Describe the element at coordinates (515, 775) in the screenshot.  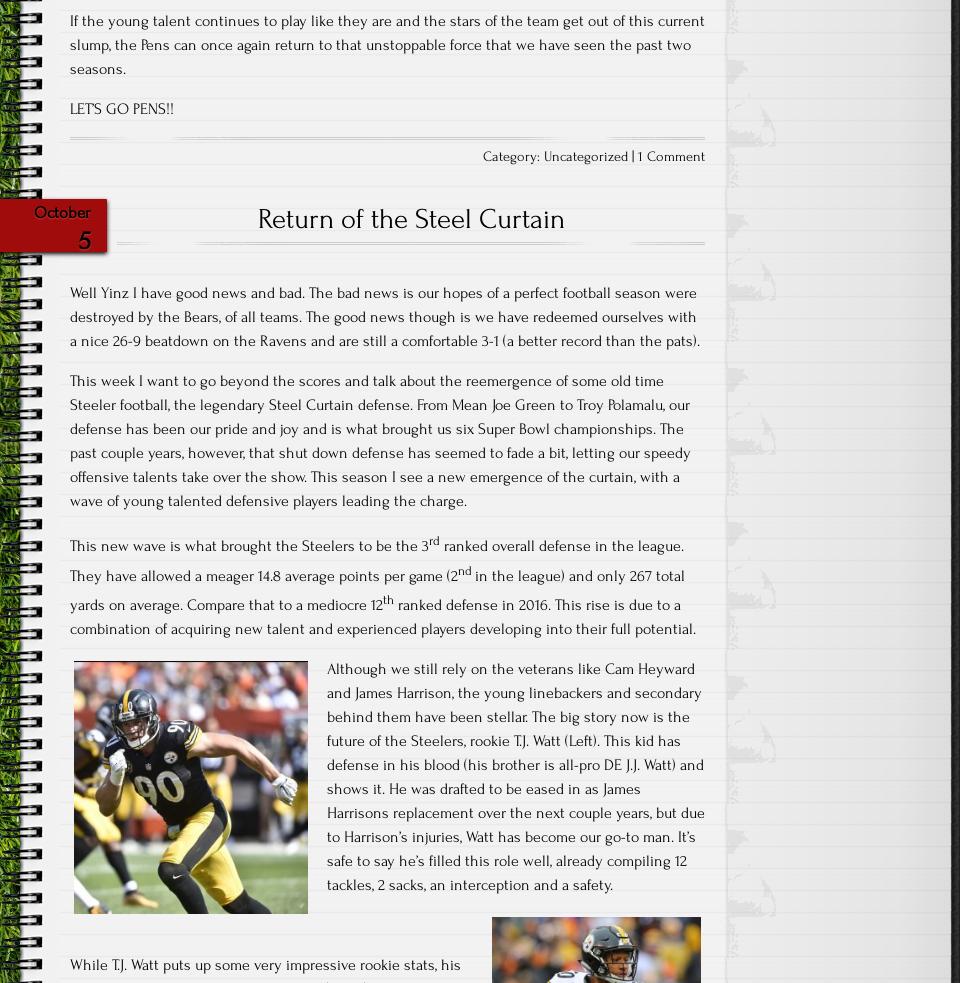
I see `'Although we still rely on the veterans like Cam Heyward and James Harrison, the young linebackers and secondary behind them have been stellar. The big story now is the future of the Steelers, rookie T.J. Watt (Left). This kid has defense in his blood (his brother is all-pro DE J.J. Watt) and shows it. He was drafted to be eased in as James Harrisons replacement over the next couple years, but due to Harrison’s injuries, Watt has become our go-to man. It’s safe to say he’s filled this role well, already compiling 12 tackles, 2 sacks, an interception and a safety.'` at that location.